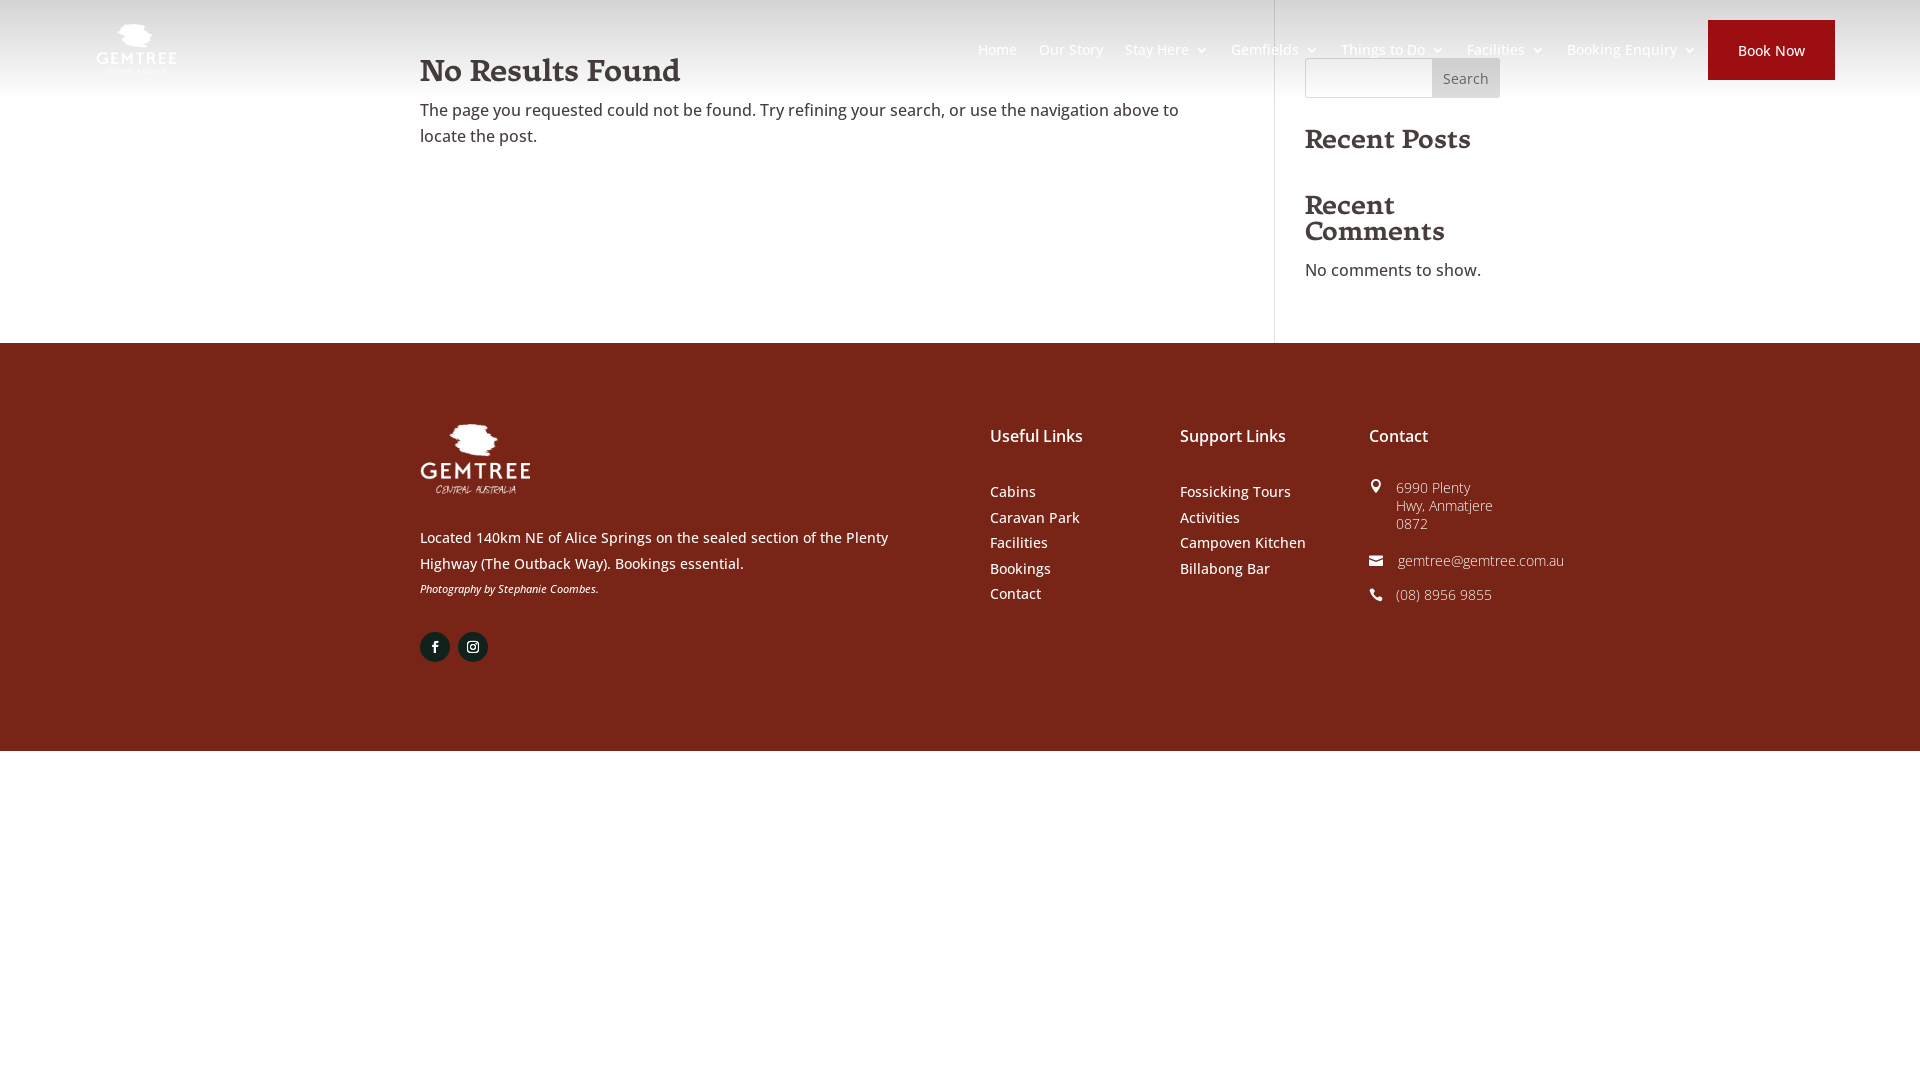 The image size is (1920, 1080). I want to click on '6990 Plenty Hwy, Anmatjere 0872', so click(1444, 504).